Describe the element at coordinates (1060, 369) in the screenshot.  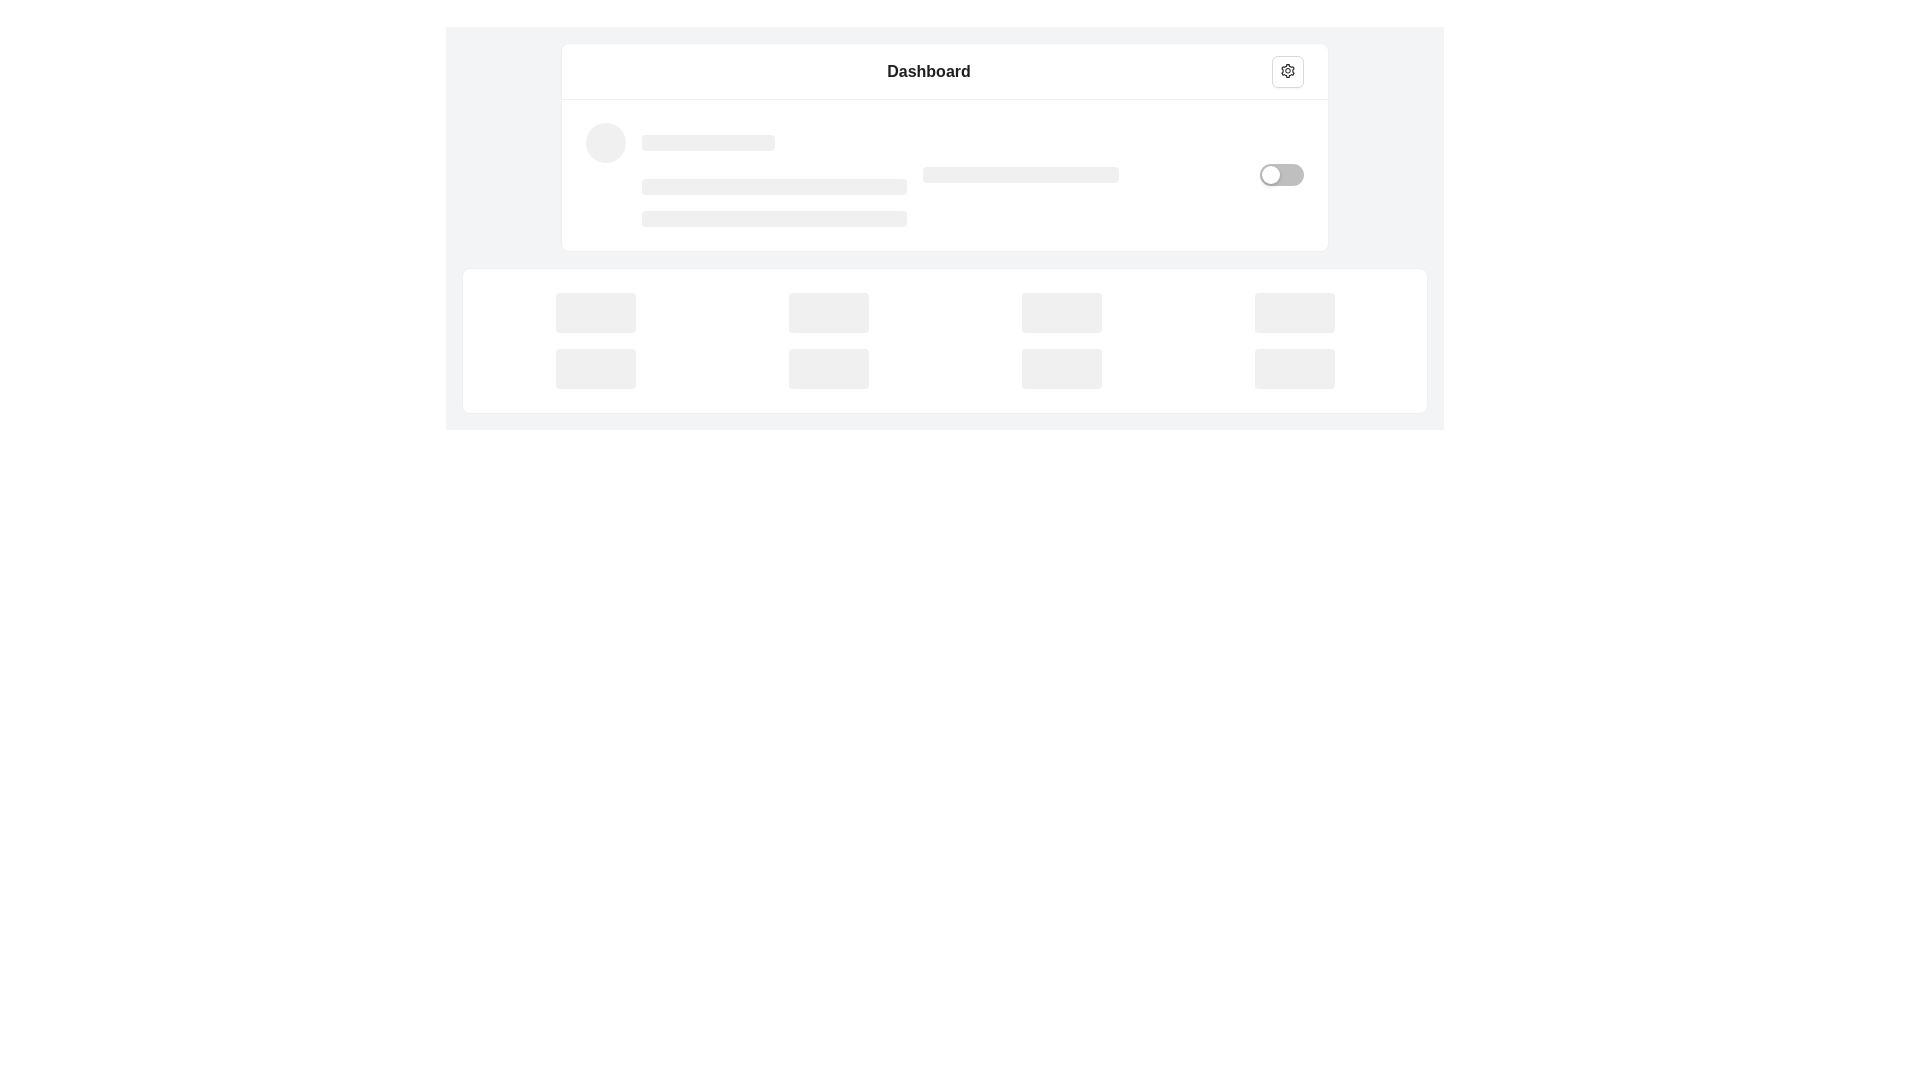
I see `the loading indicator, a rectangular light gray placeholder located in the third column of the bottom row in a grid layout` at that location.